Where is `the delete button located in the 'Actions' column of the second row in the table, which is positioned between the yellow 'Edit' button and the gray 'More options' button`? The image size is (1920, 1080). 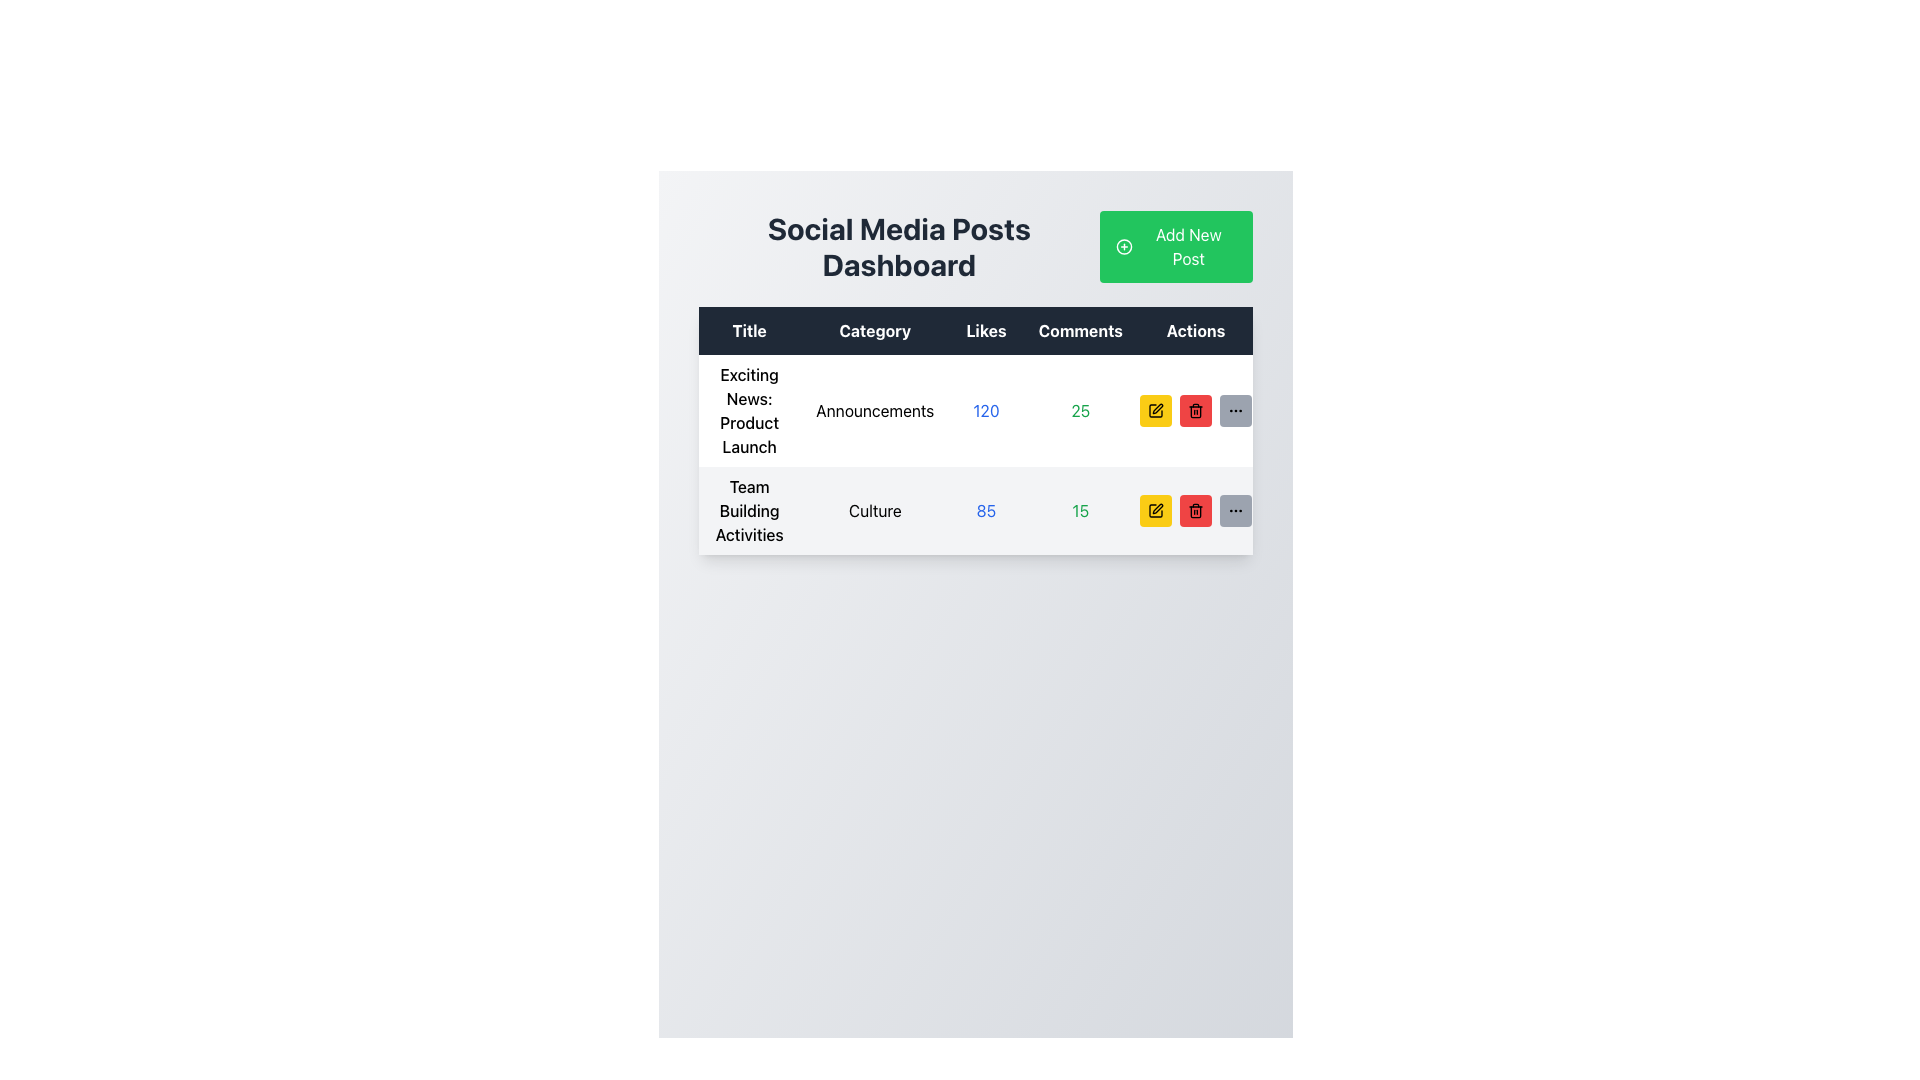
the delete button located in the 'Actions' column of the second row in the table, which is positioned between the yellow 'Edit' button and the gray 'More options' button is located at coordinates (1195, 509).